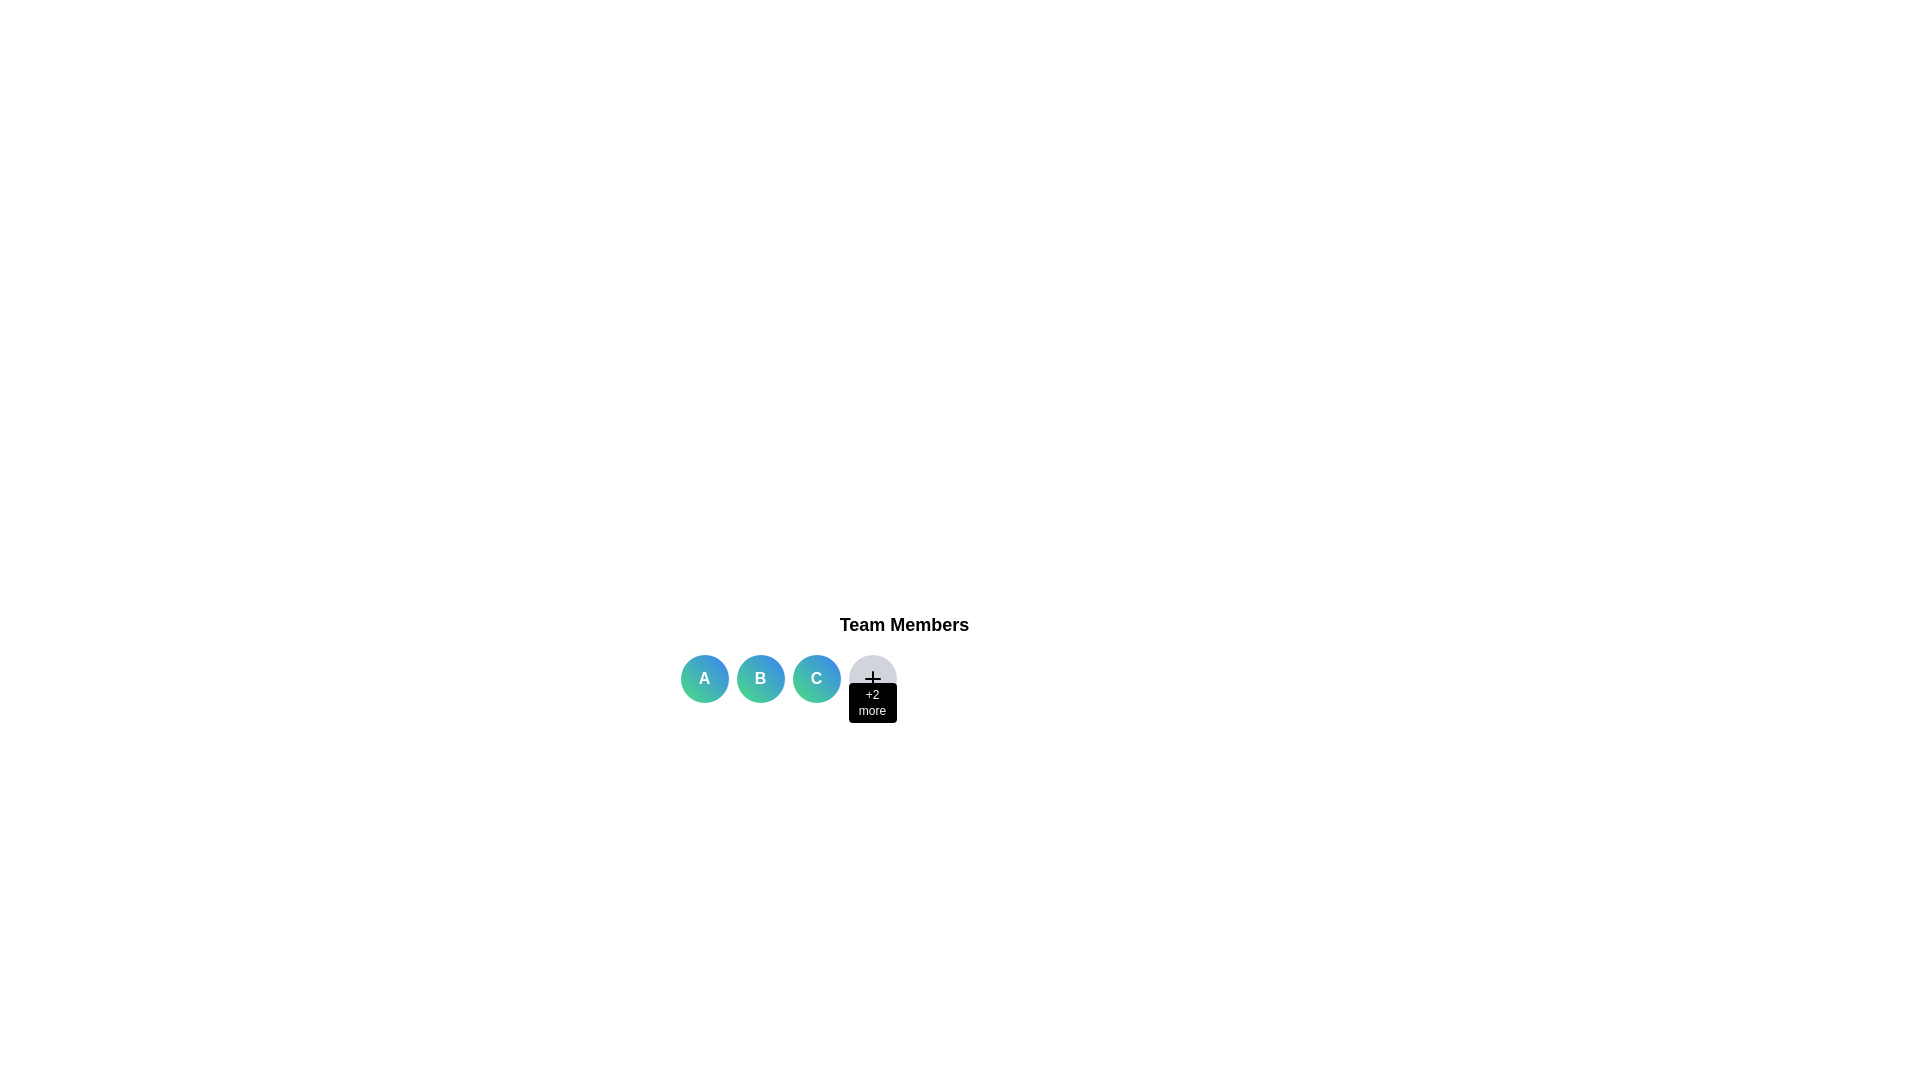 The image size is (1920, 1080). I want to click on the circular badge or avatar labeled 'B', which is the second element from the left in a horizontal group, positioned between elements 'A' and 'C', so click(759, 677).